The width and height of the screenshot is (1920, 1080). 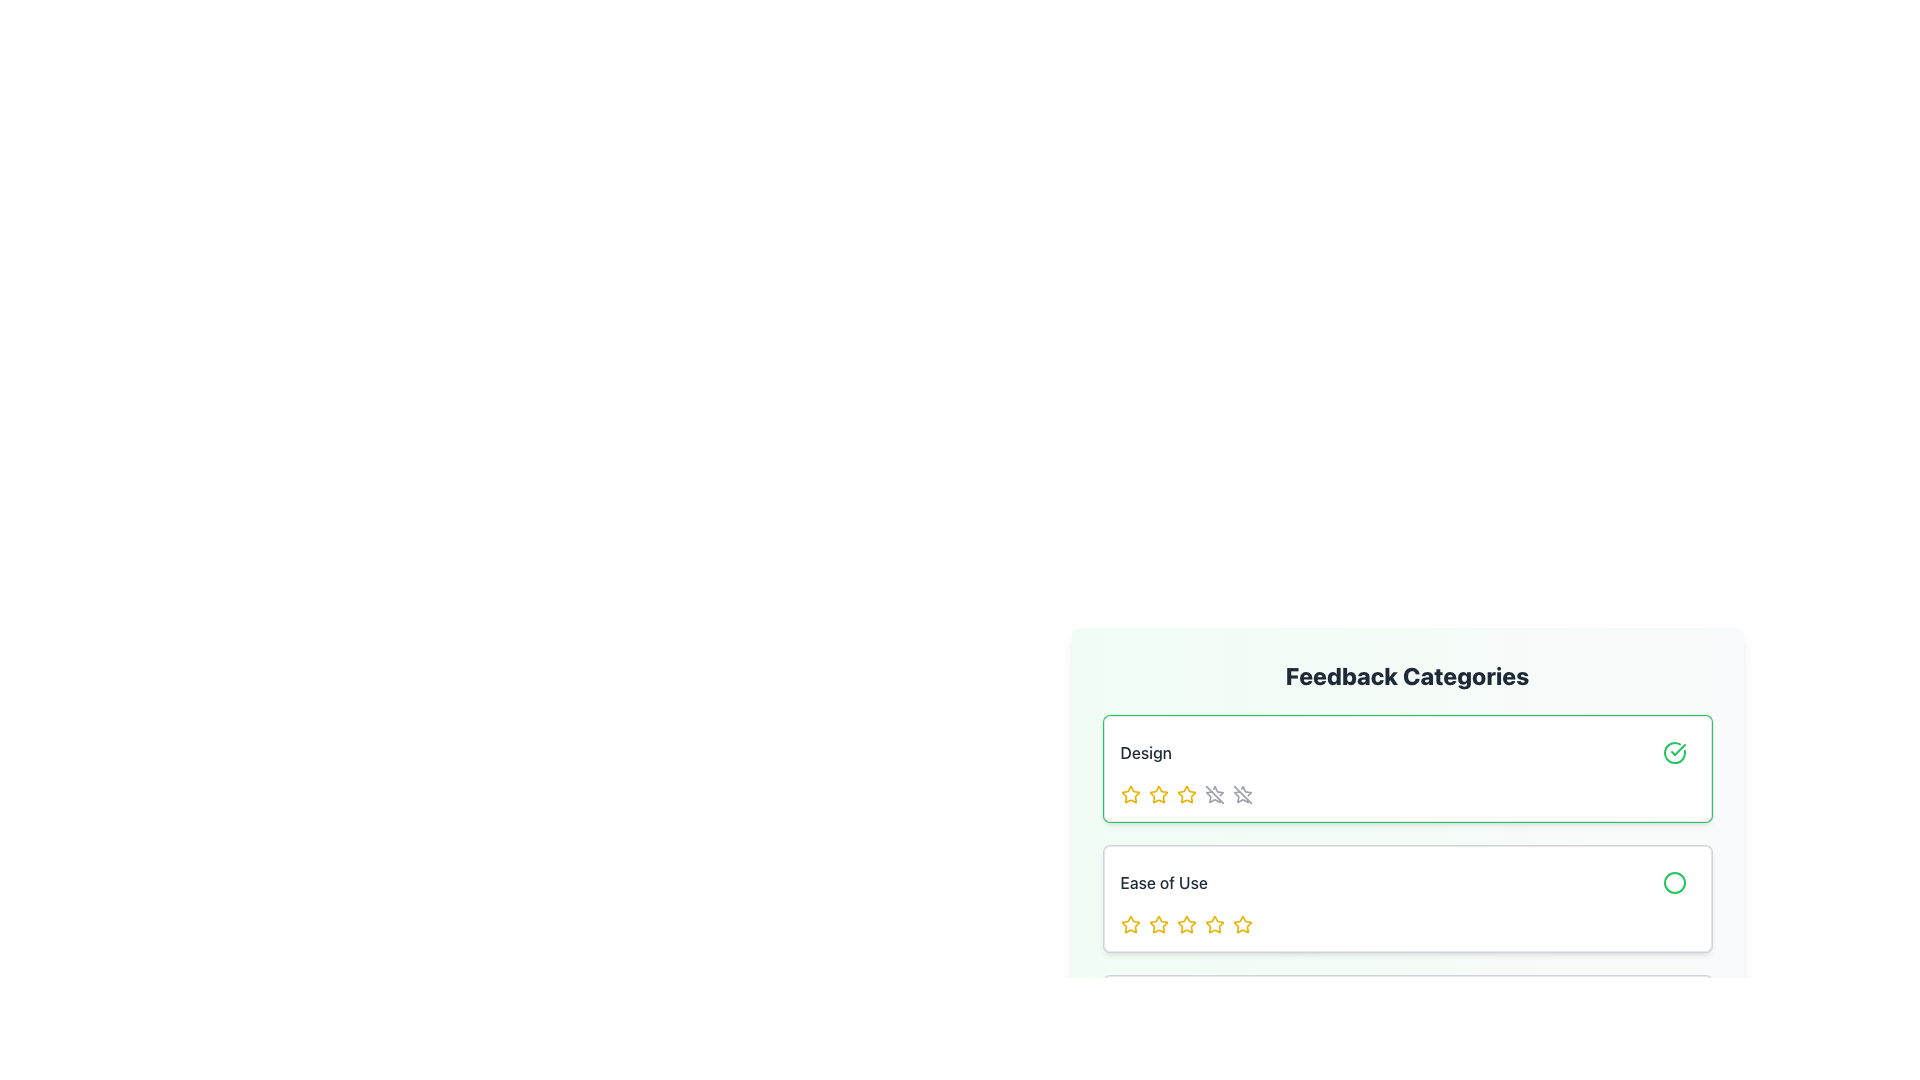 I want to click on the fifth star icon in the 'Feedback Categories' section, which is part of the 'Design' category and appears grayed out, indicating inactivity, so click(x=1241, y=793).